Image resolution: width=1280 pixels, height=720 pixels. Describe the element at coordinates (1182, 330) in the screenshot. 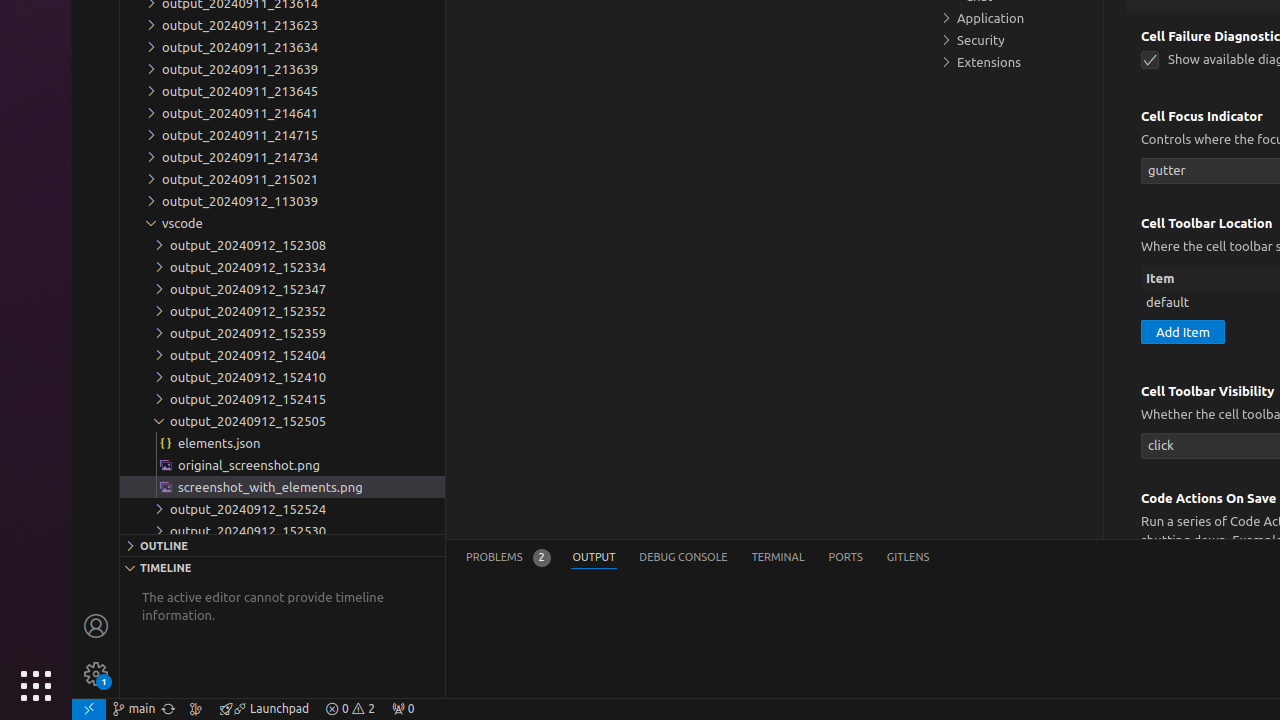

I see `'Add Item'` at that location.